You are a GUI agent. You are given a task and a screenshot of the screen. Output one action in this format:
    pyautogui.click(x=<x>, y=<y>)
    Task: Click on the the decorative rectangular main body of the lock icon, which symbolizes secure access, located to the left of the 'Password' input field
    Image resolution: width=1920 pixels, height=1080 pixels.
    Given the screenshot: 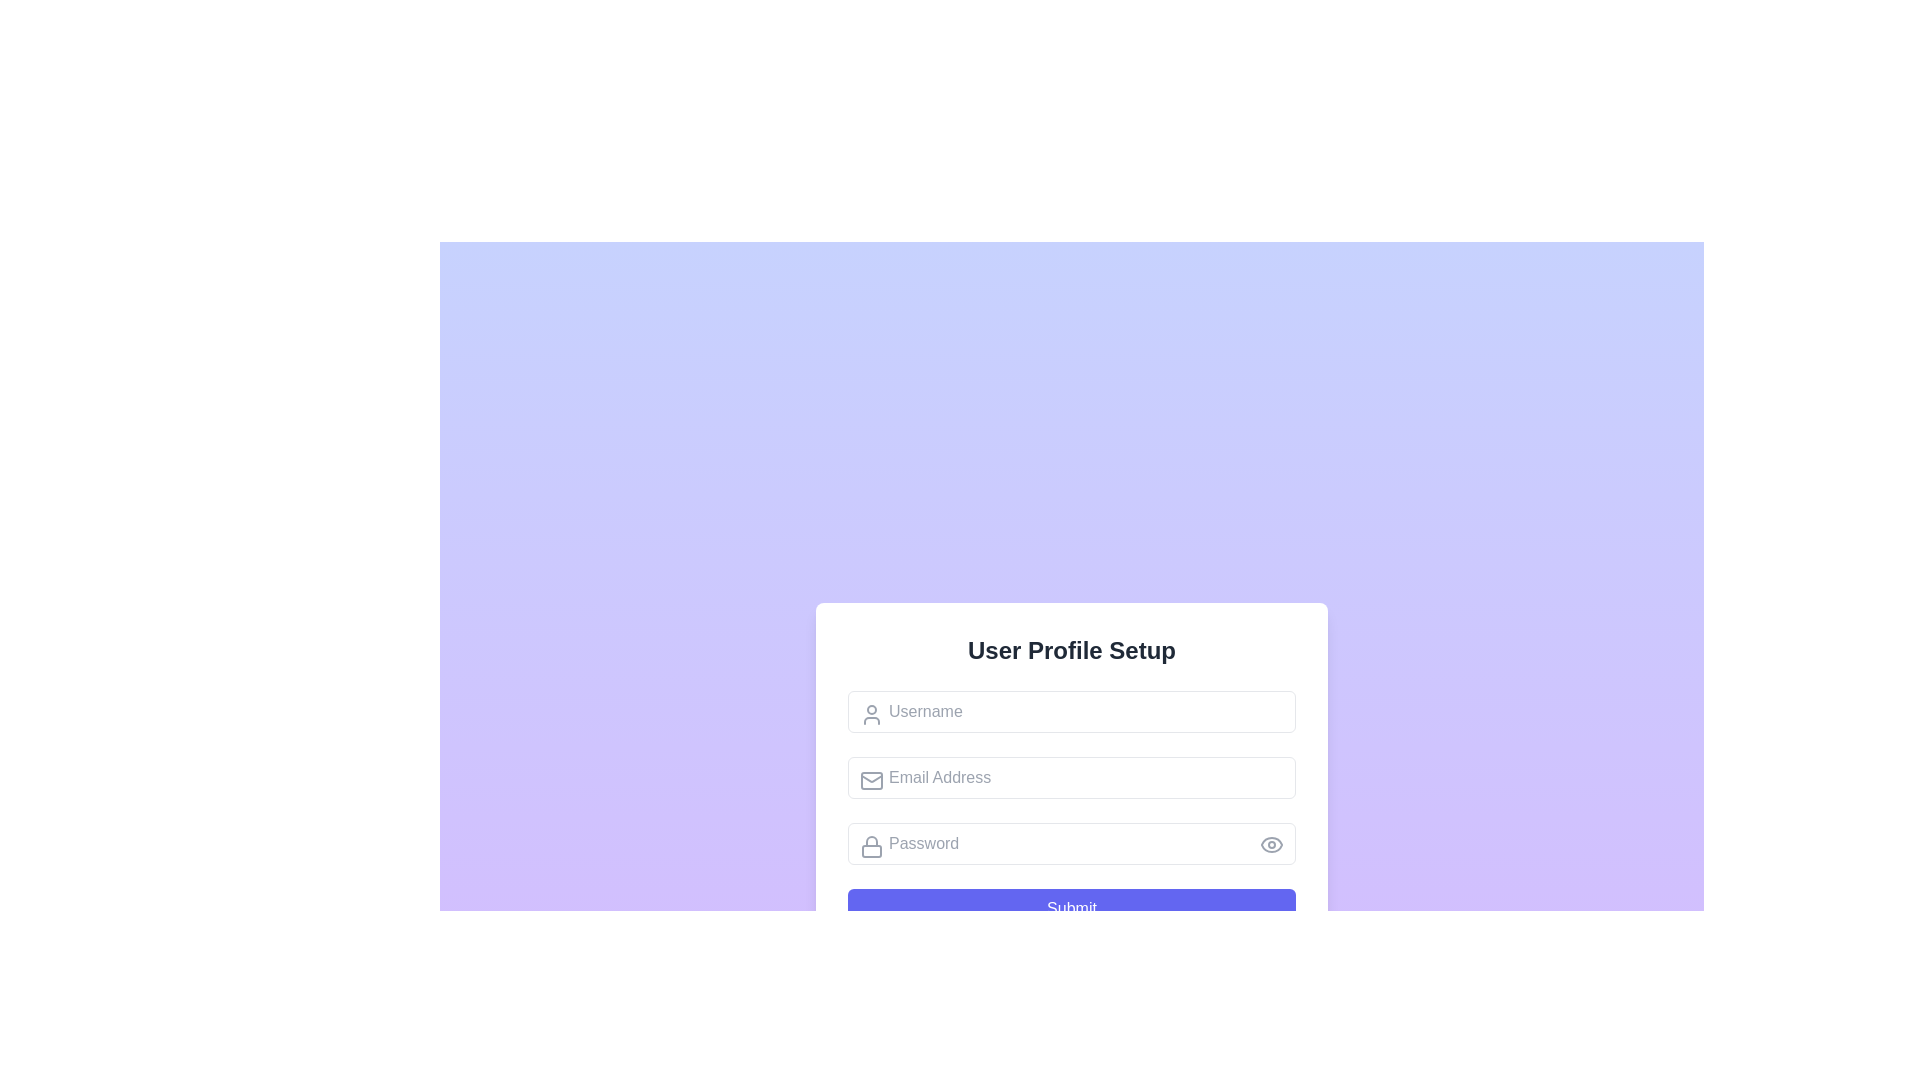 What is the action you would take?
    pyautogui.click(x=872, y=851)
    